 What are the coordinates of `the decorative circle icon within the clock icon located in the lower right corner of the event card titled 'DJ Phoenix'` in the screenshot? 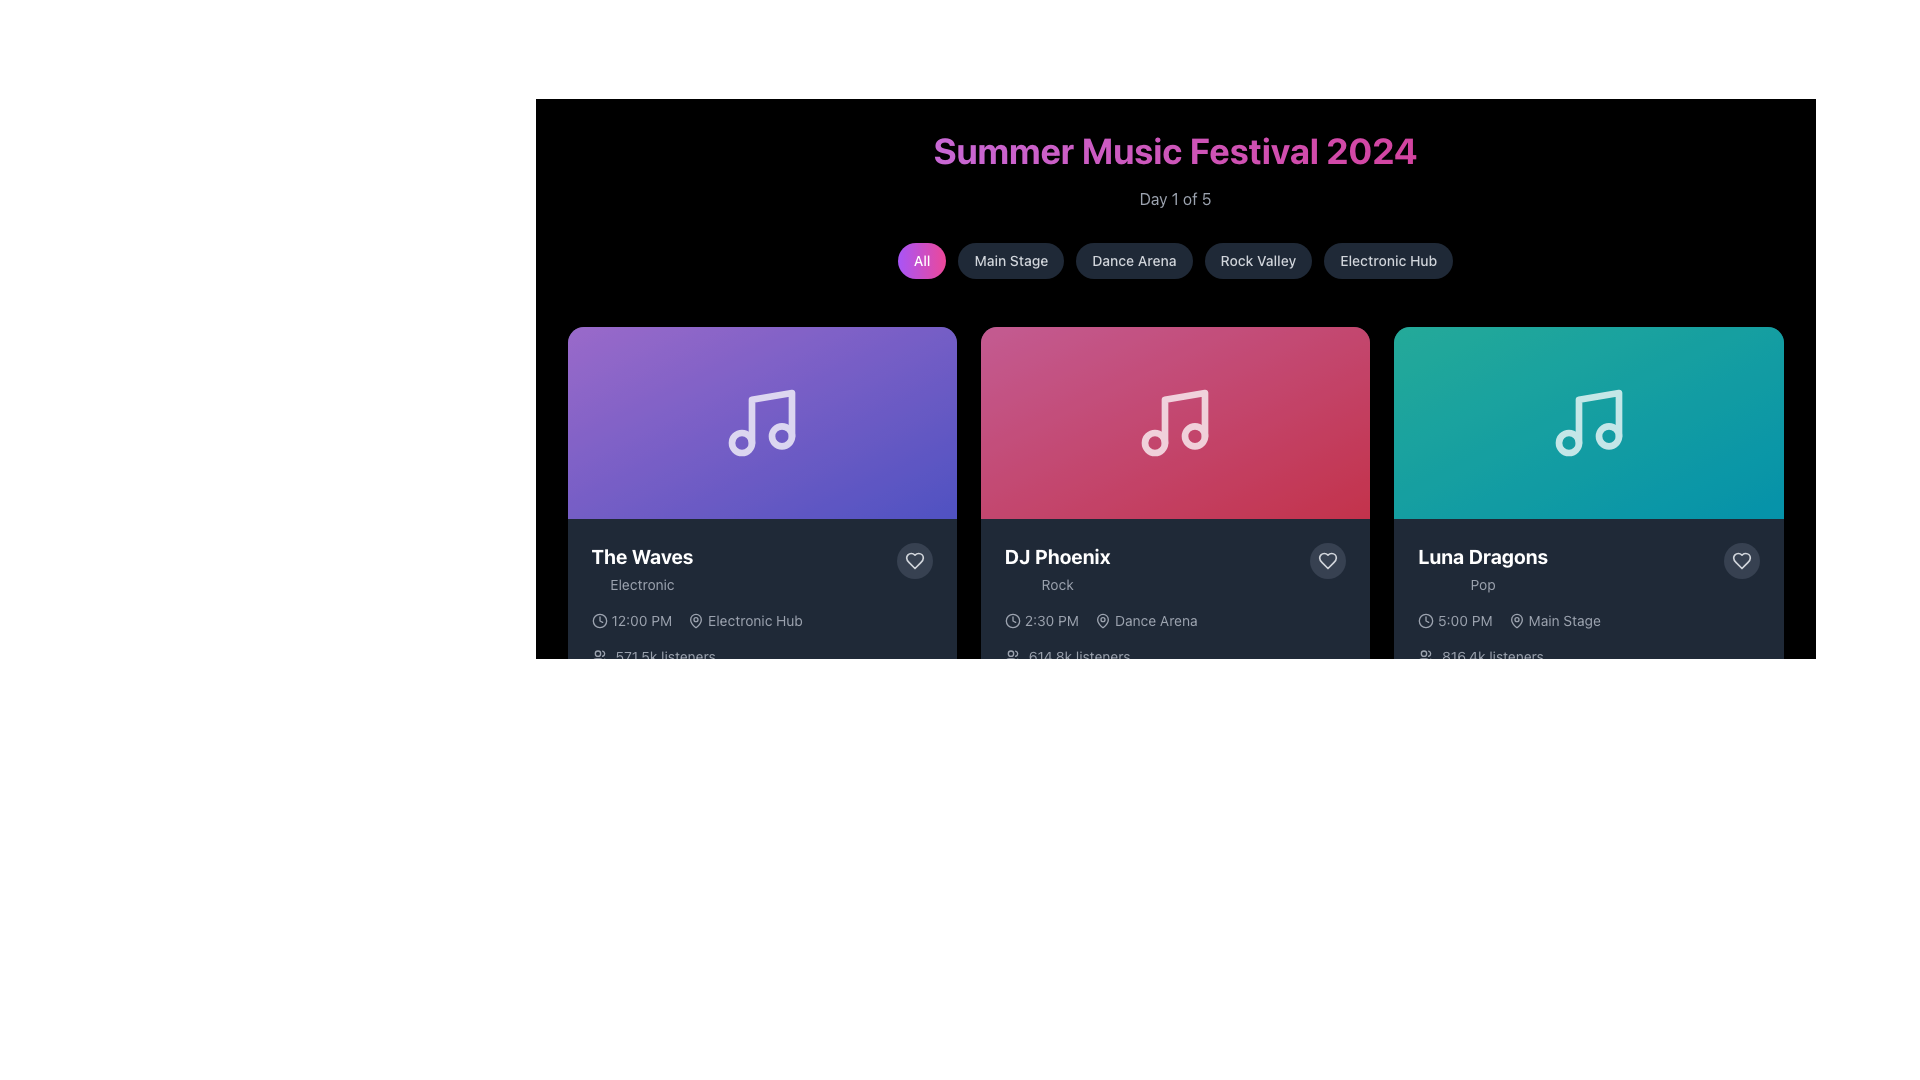 It's located at (1425, 620).